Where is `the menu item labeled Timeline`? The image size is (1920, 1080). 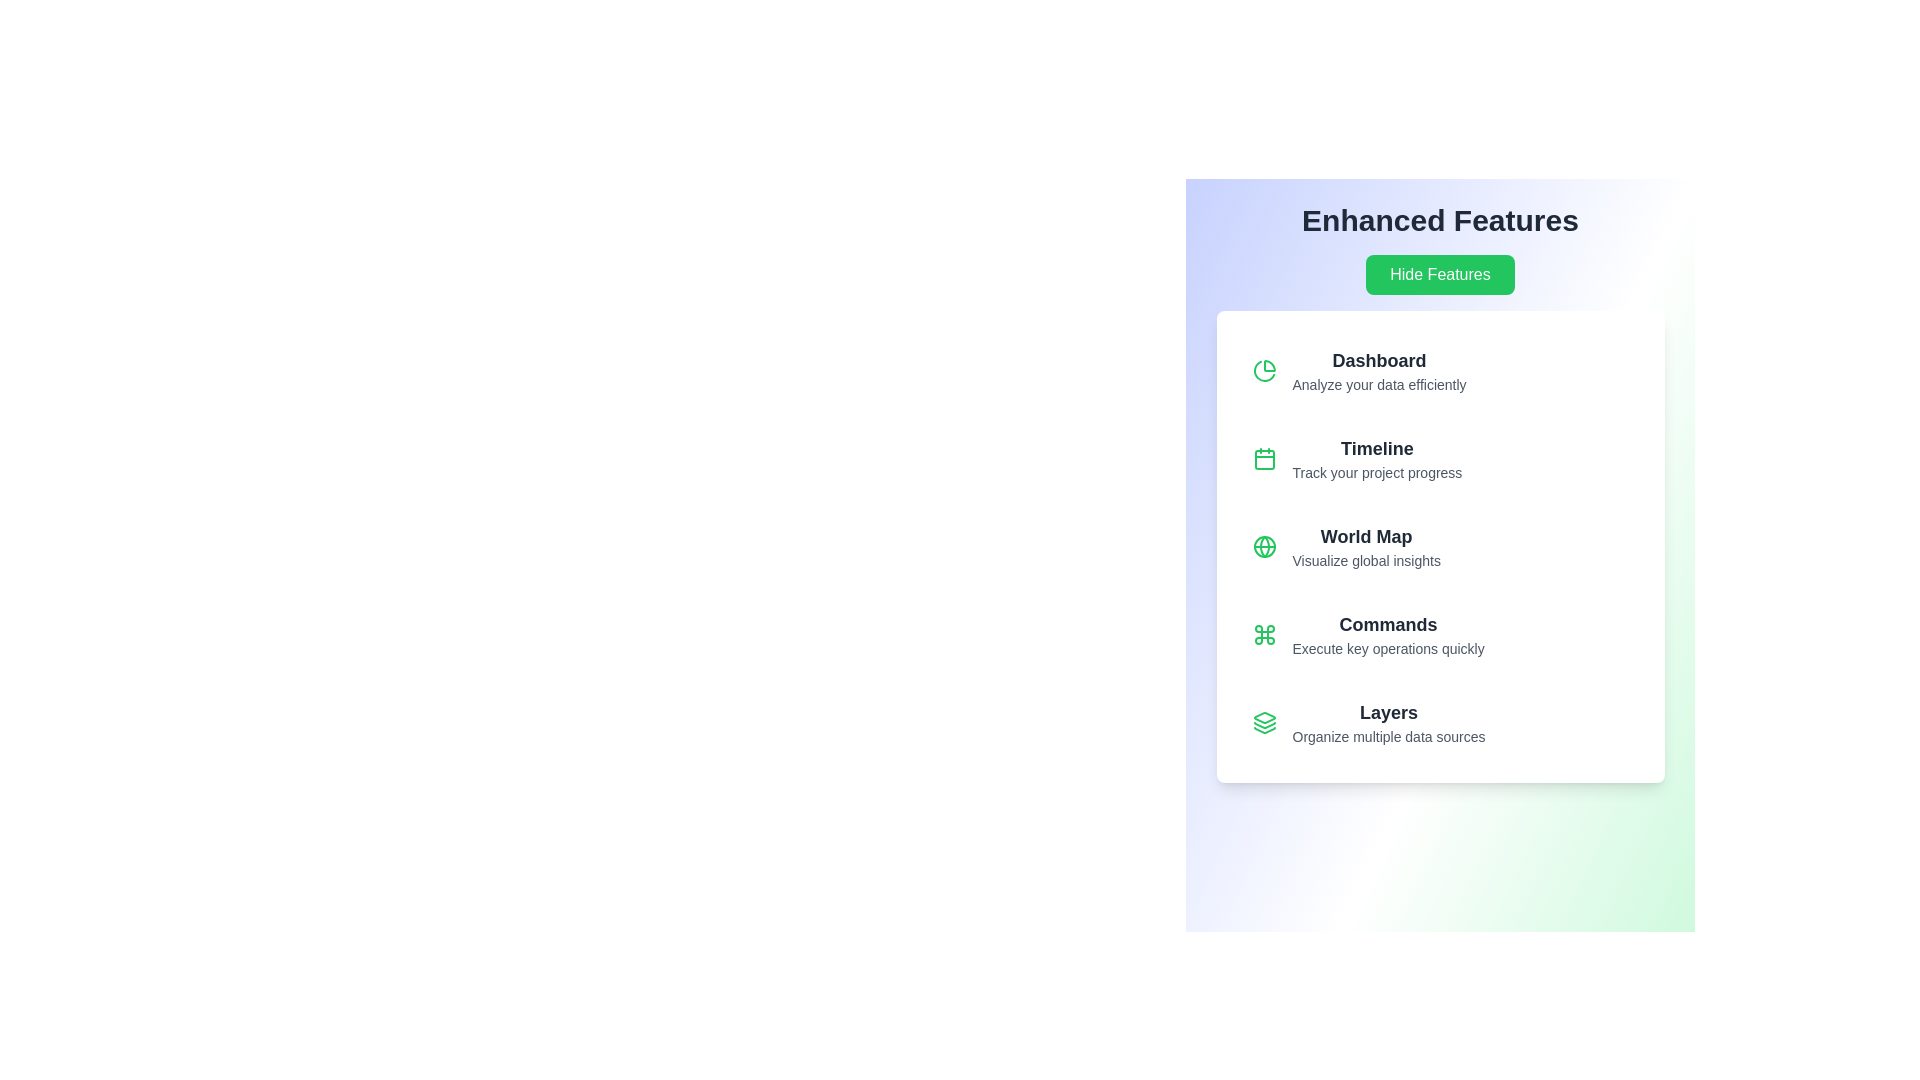
the menu item labeled Timeline is located at coordinates (1440, 459).